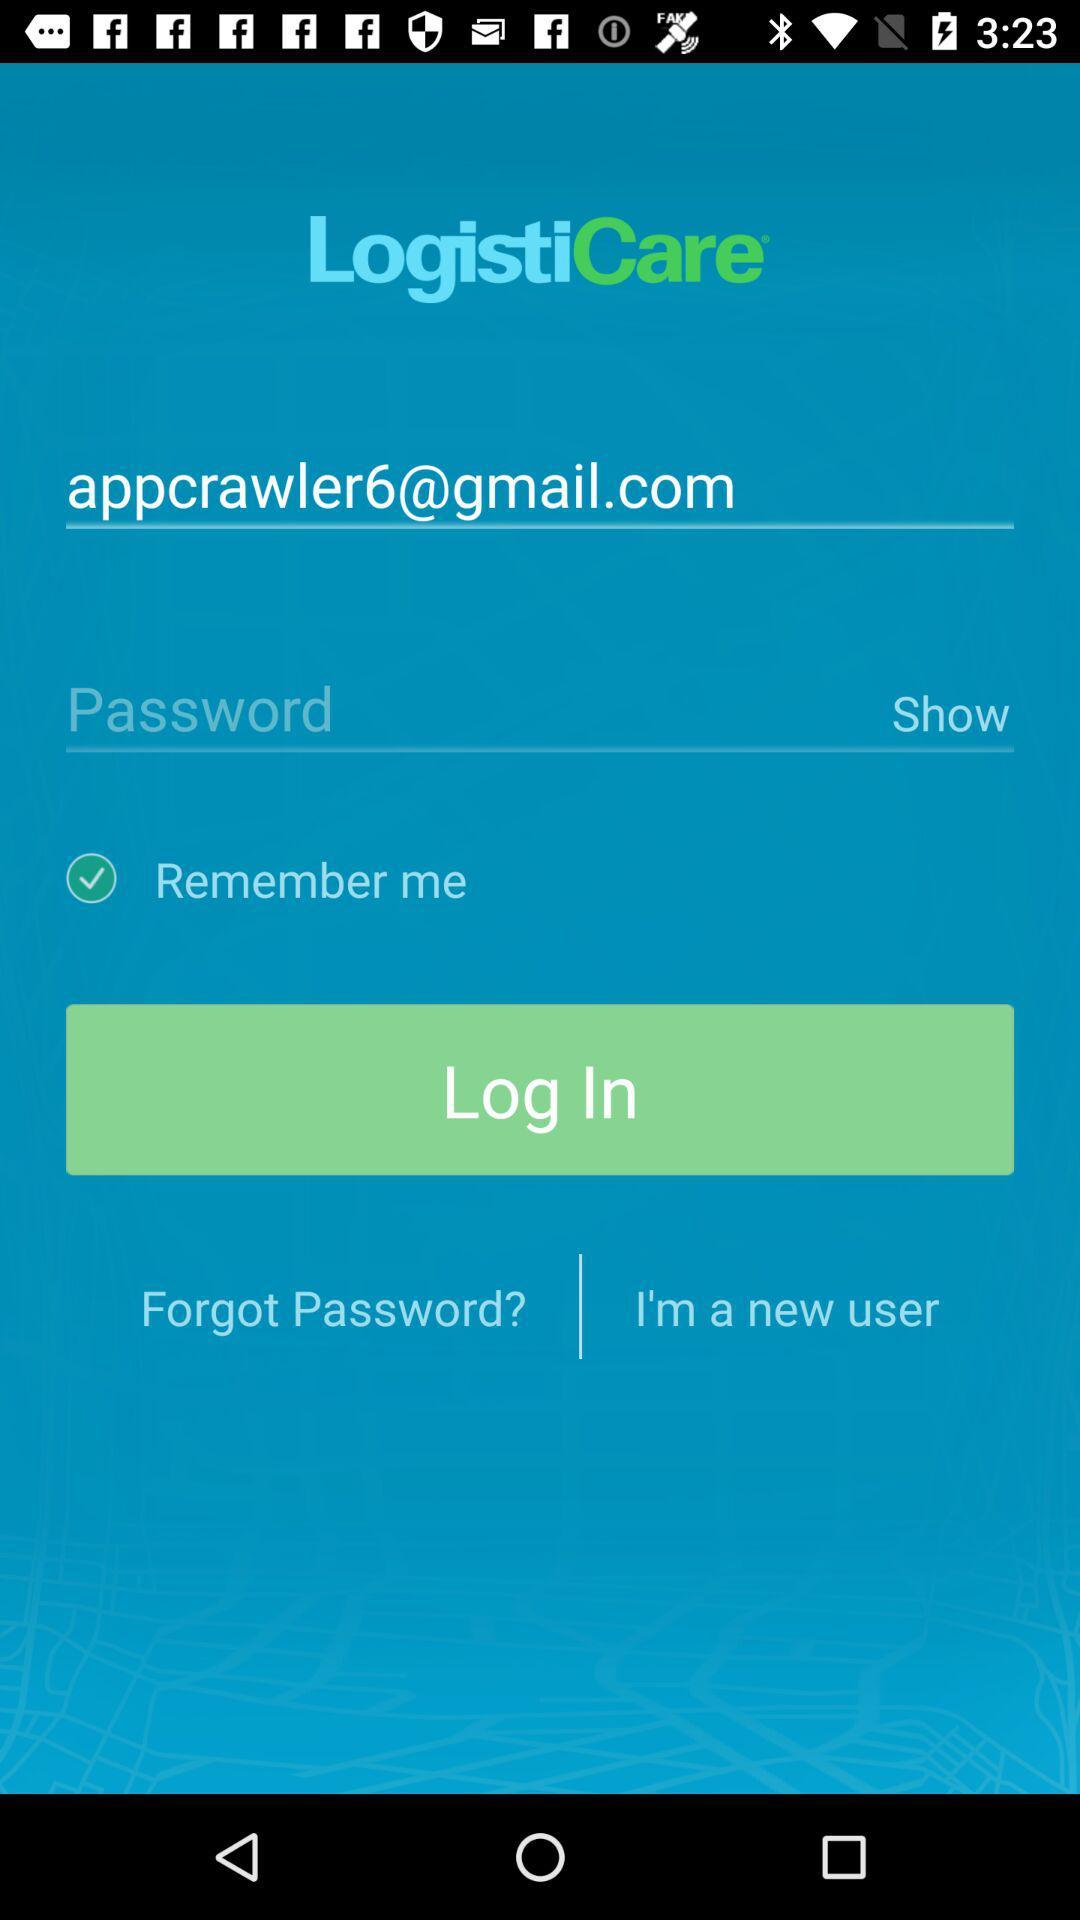 The image size is (1080, 1920). I want to click on icon on the right, so click(947, 708).